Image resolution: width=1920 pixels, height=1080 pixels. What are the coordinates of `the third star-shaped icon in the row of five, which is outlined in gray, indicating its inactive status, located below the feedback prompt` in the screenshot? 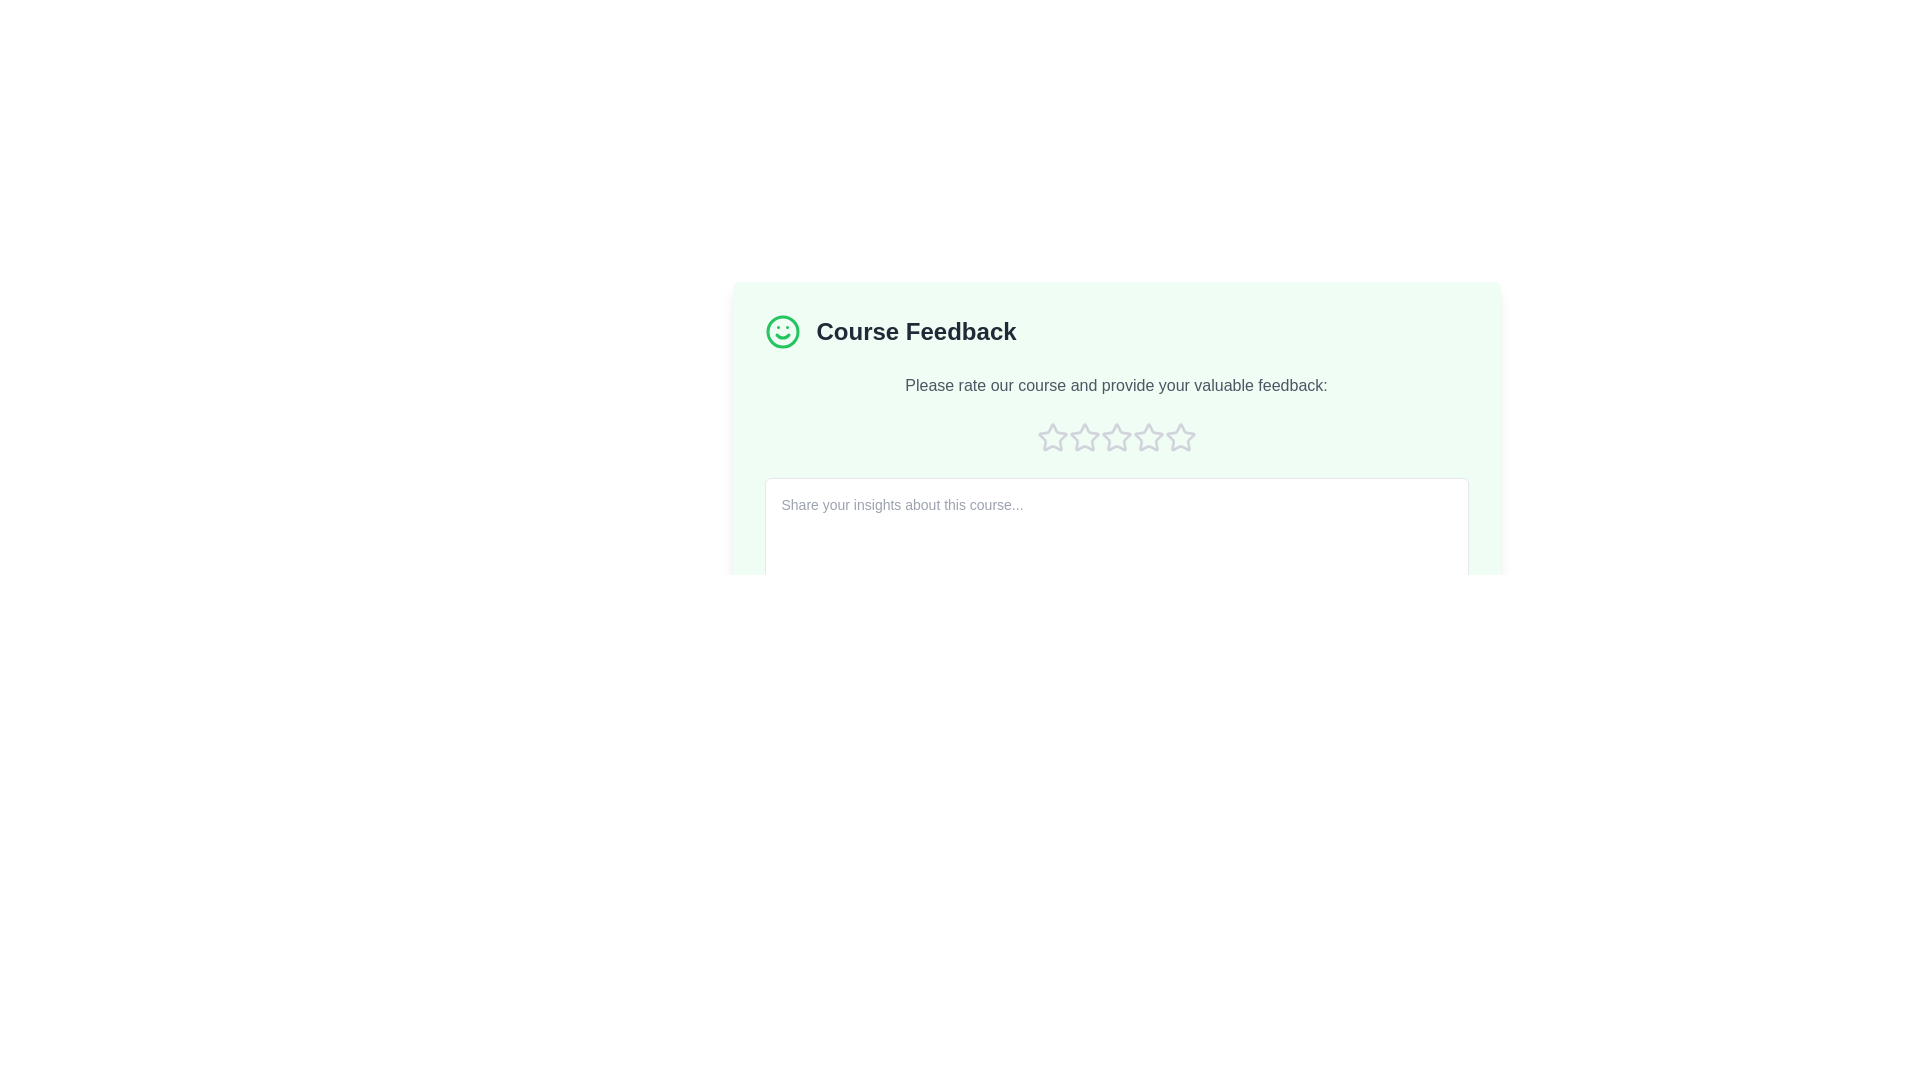 It's located at (1083, 437).